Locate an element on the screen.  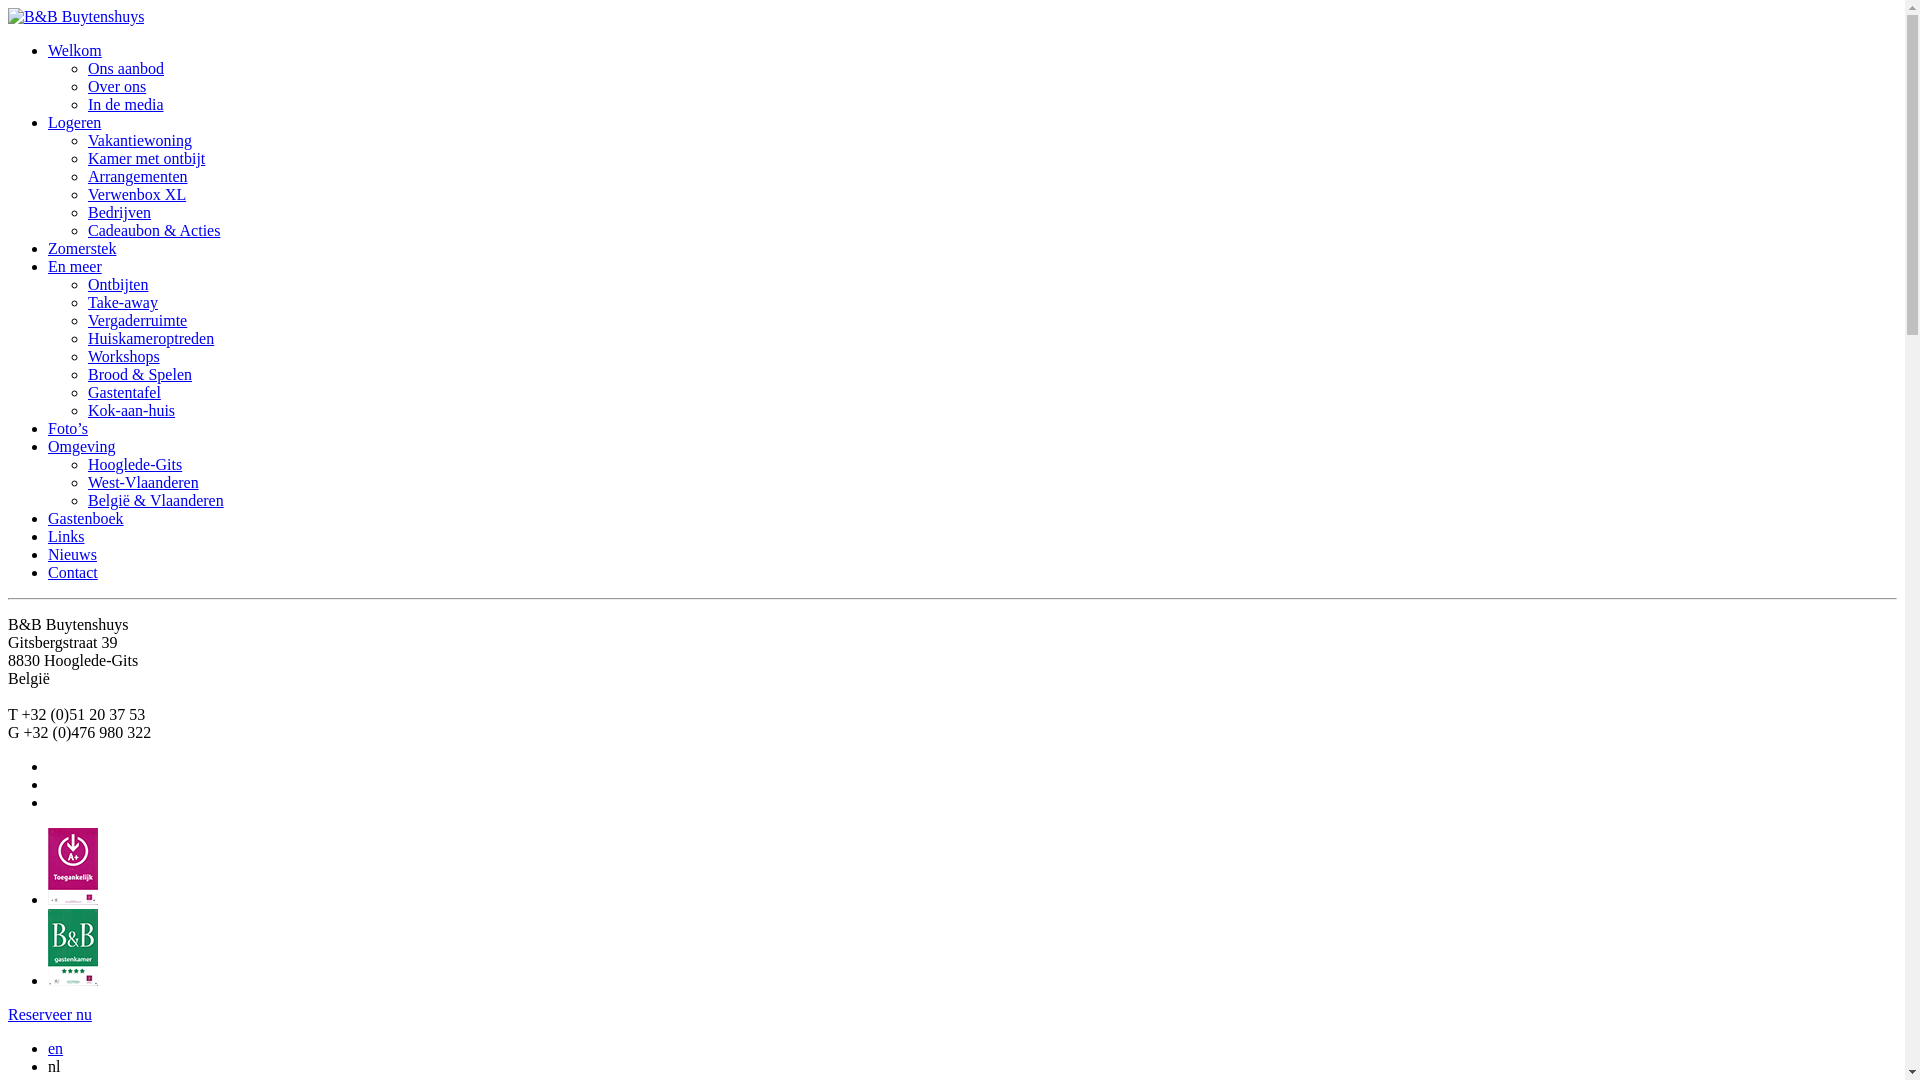
'Kamer met ontbijt' is located at coordinates (145, 157).